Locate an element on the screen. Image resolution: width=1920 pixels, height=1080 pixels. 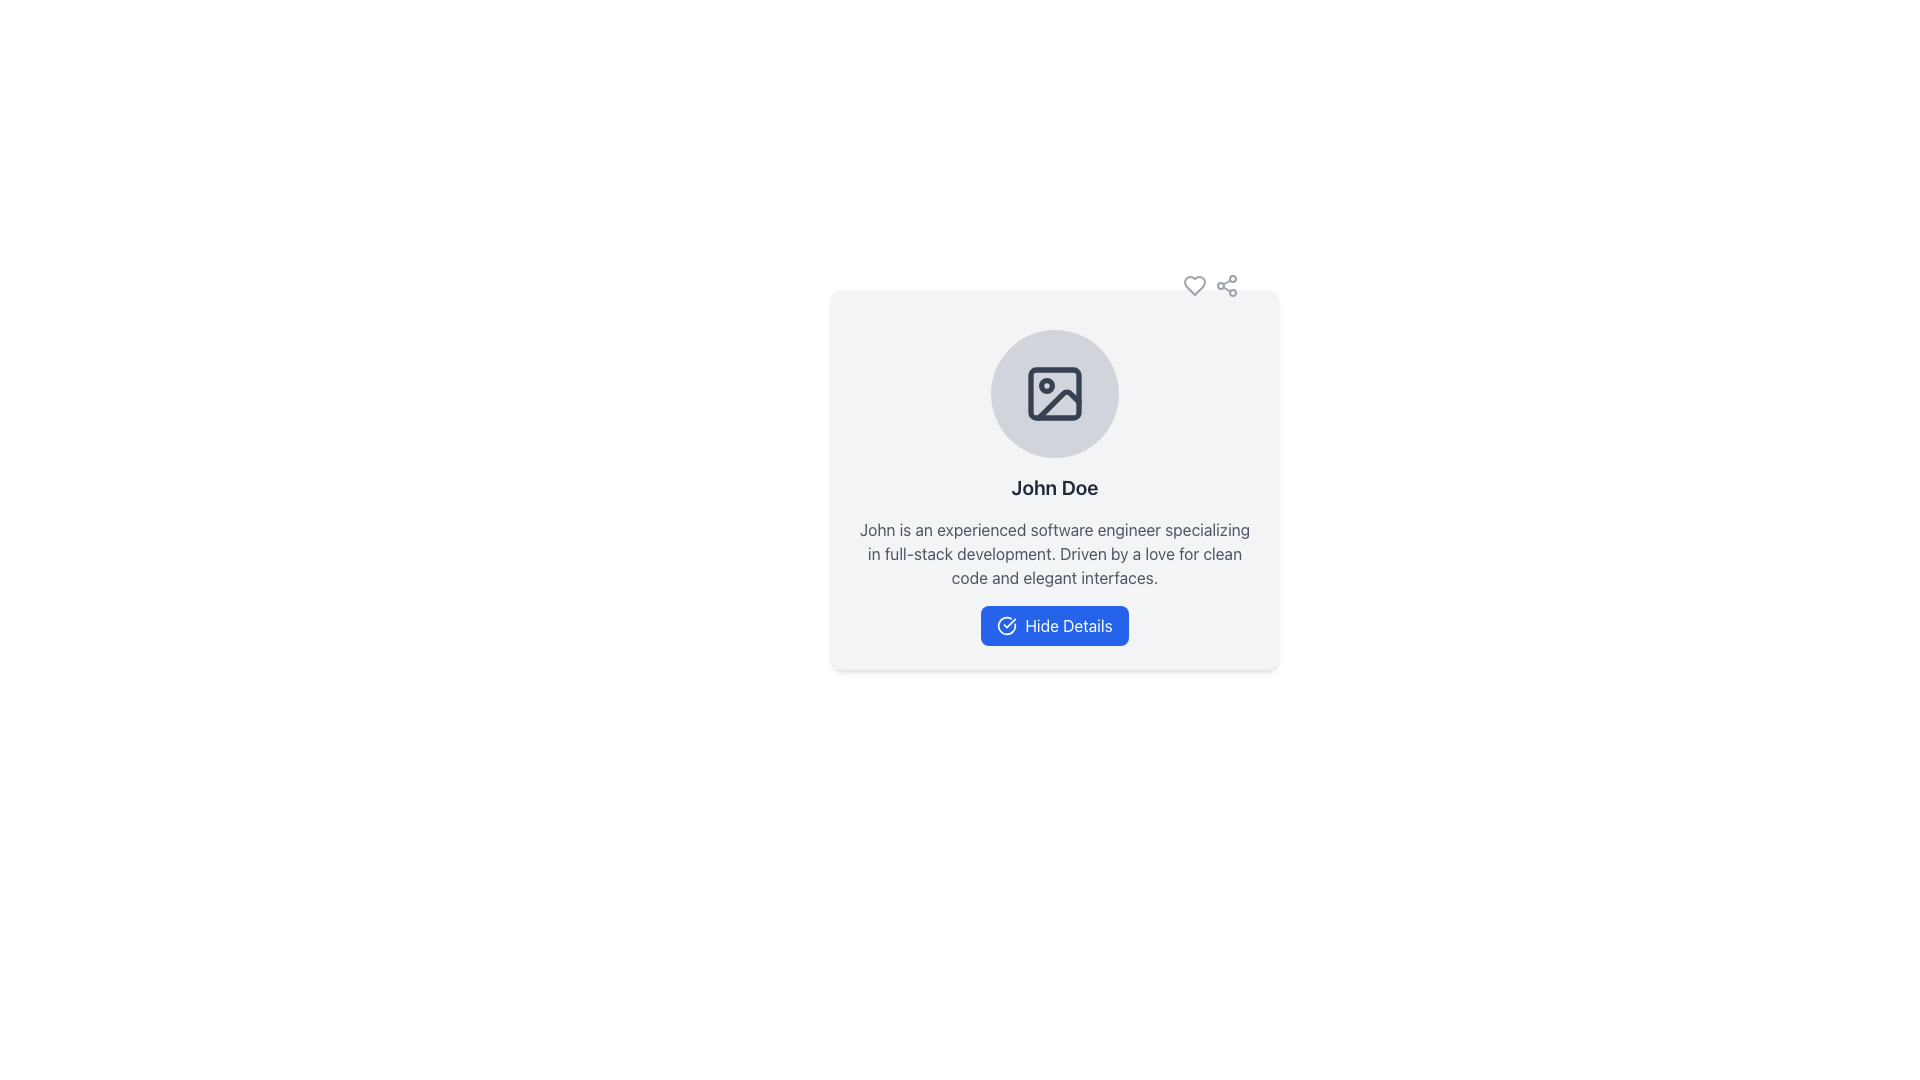
the text block that informs users about John's professional skills and expertise, positioned beneath the heading 'John Doe' and above the 'Hide Details' button is located at coordinates (1054, 554).